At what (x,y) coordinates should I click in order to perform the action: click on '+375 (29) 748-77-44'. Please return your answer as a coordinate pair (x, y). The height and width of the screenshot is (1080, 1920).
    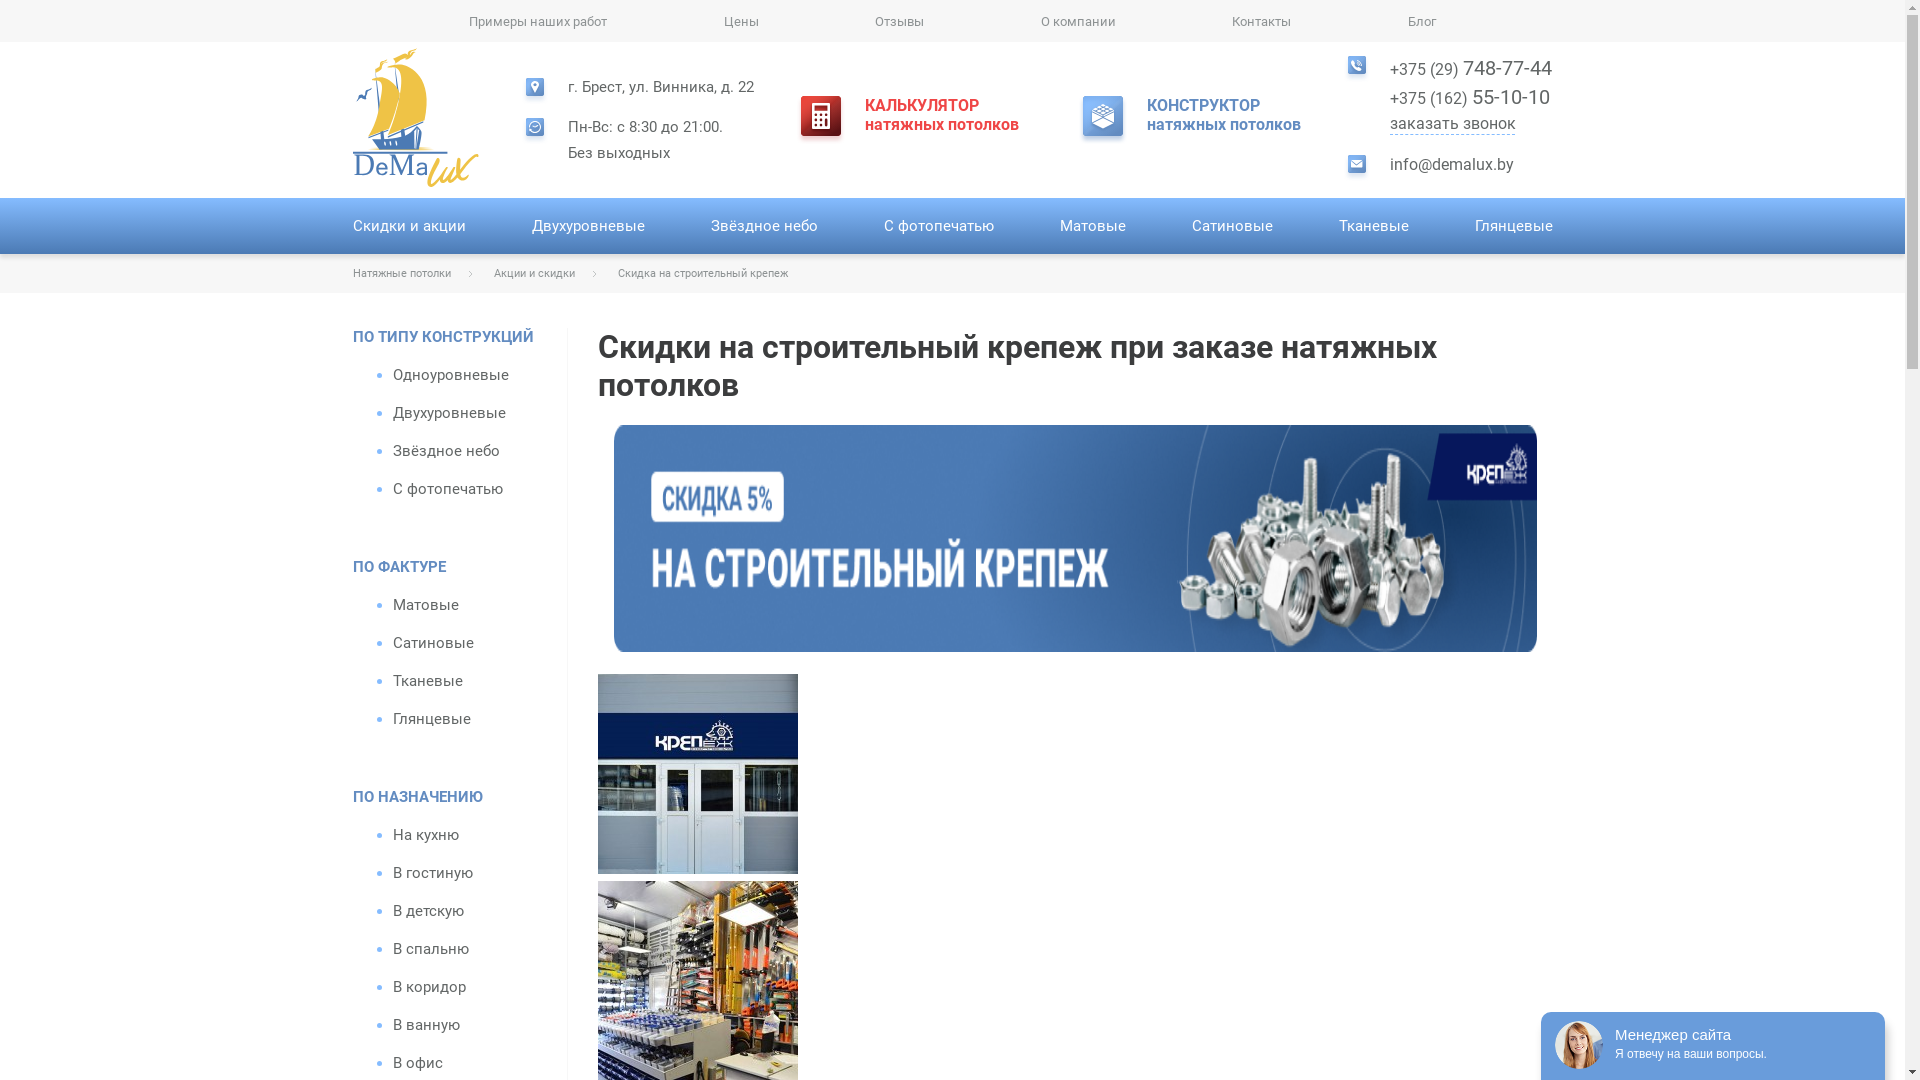
    Looking at the image, I should click on (1389, 67).